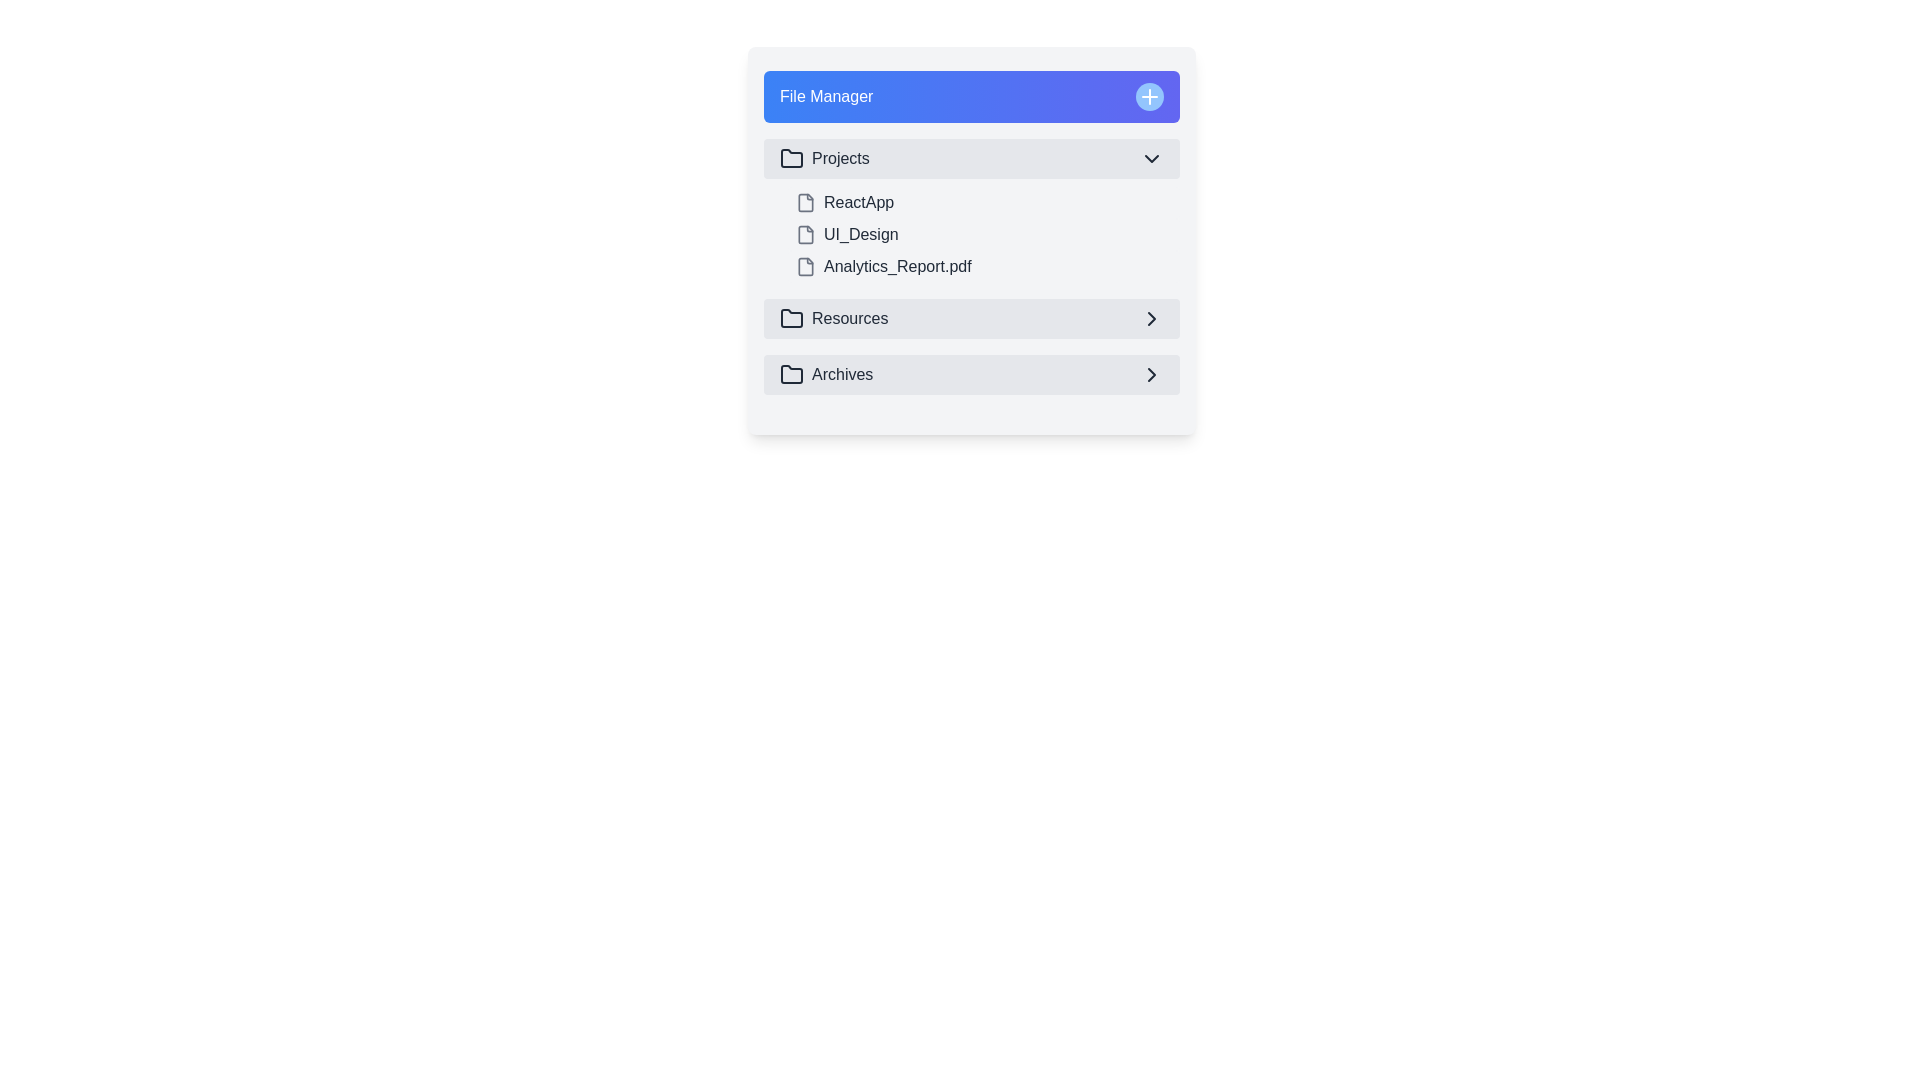 The width and height of the screenshot is (1920, 1080). Describe the element at coordinates (983, 203) in the screenshot. I see `the first selectable item representing a file labeled 'ReactApp' in the 'Projects' section` at that location.